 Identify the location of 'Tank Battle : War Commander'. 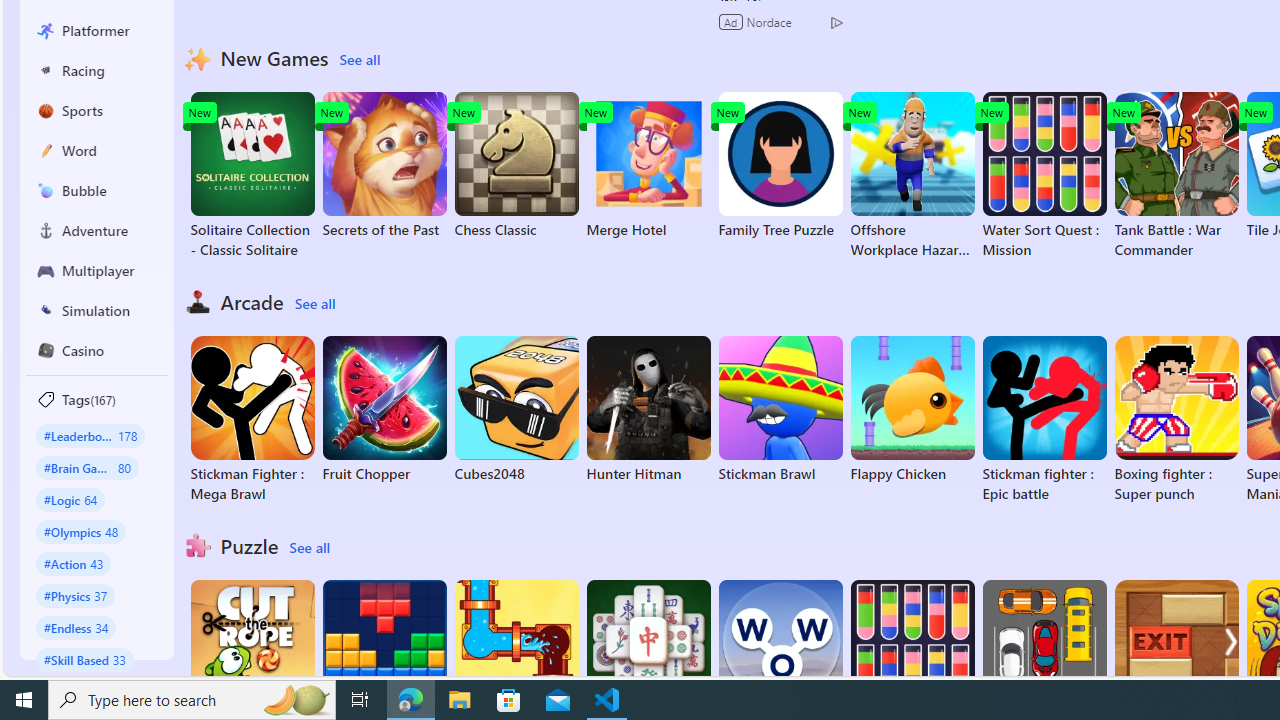
(1176, 175).